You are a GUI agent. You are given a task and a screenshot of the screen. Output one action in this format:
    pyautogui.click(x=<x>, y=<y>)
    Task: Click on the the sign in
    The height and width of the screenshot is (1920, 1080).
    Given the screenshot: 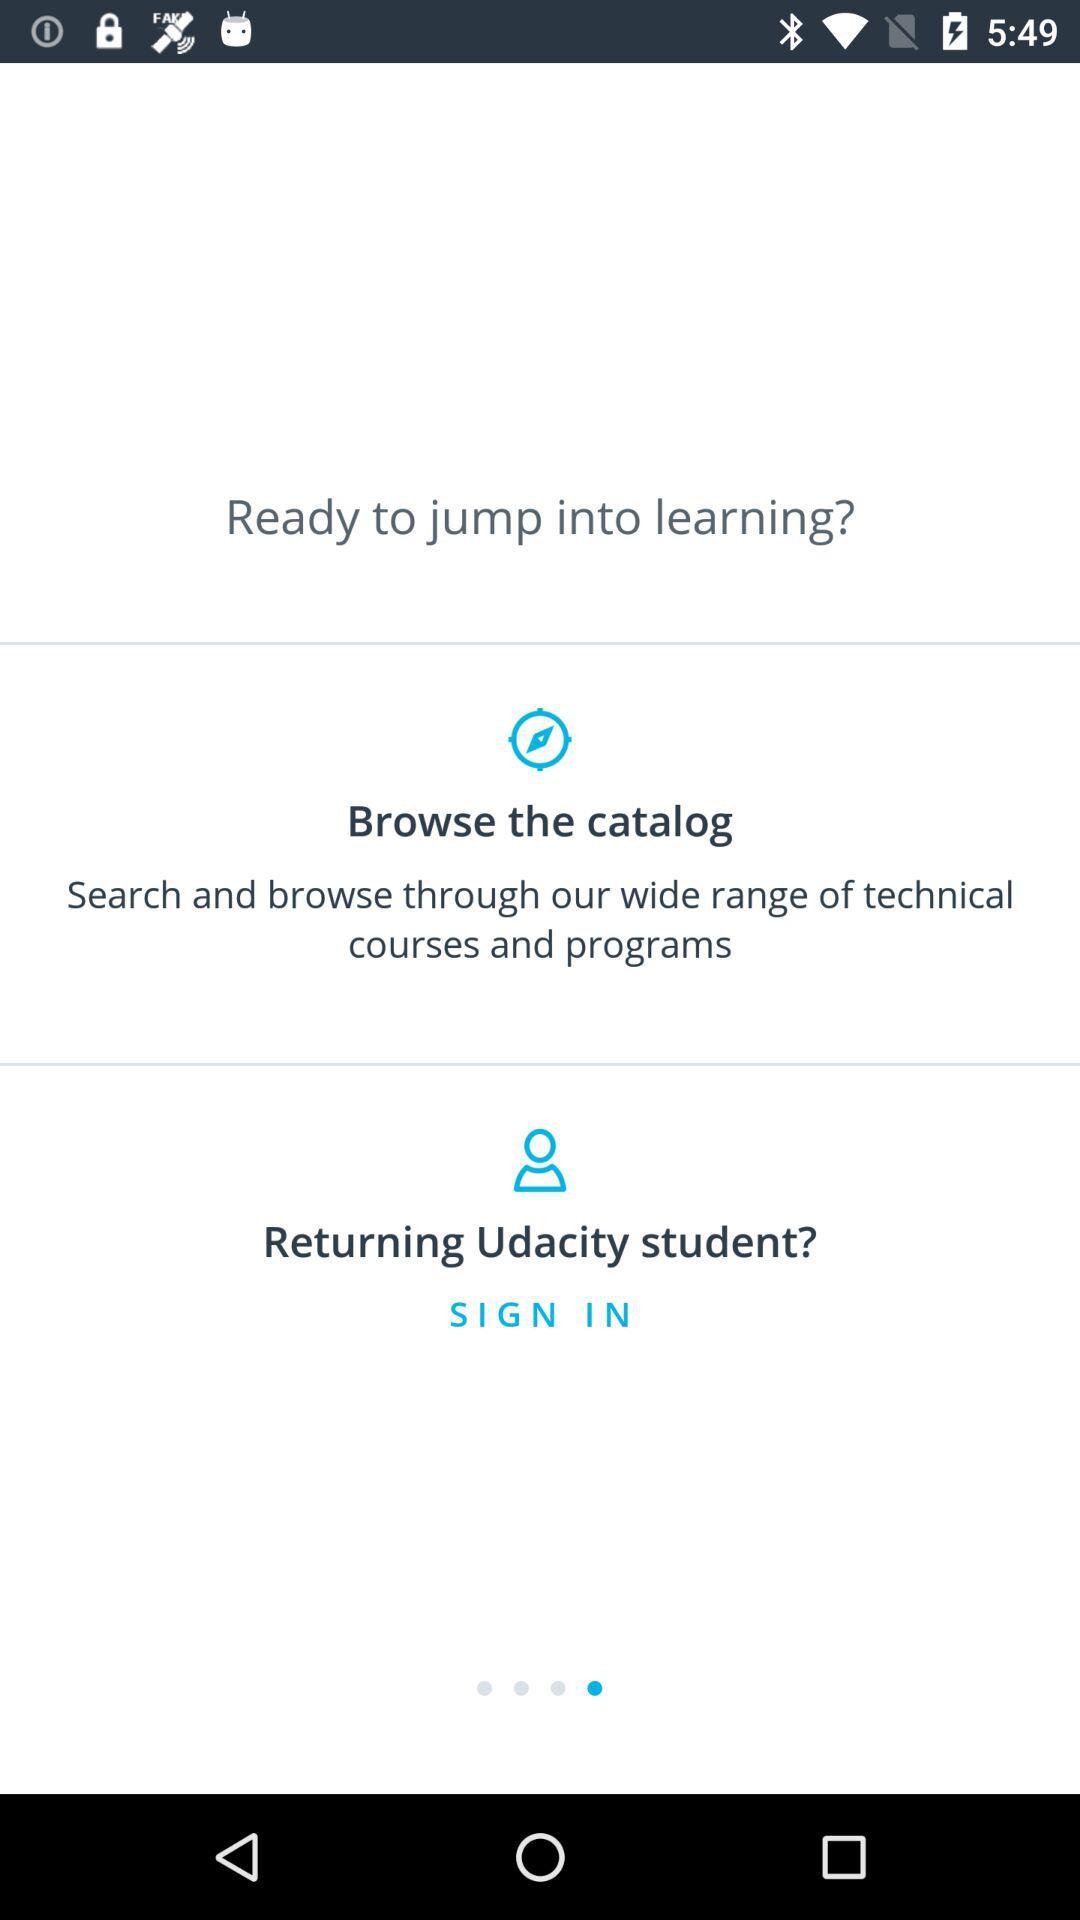 What is the action you would take?
    pyautogui.click(x=540, y=1313)
    